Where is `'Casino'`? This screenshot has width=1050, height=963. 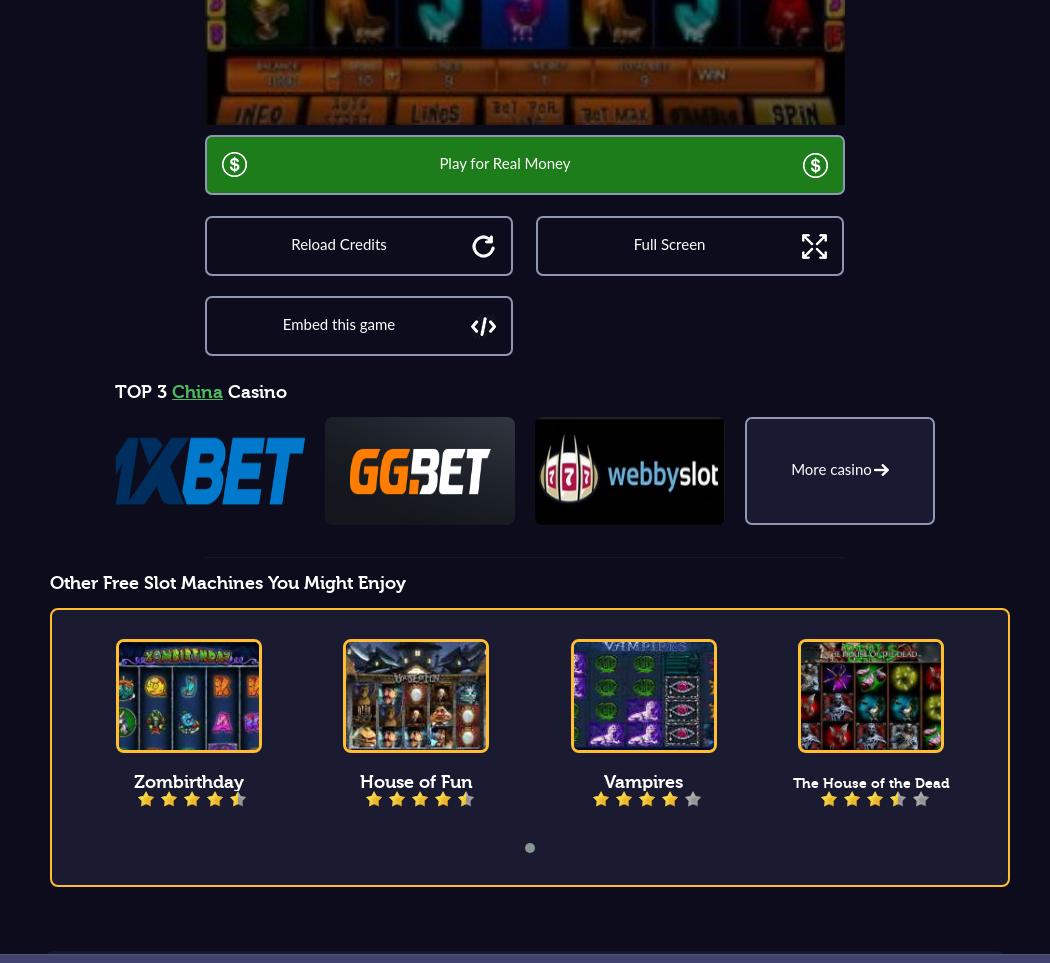
'Casino' is located at coordinates (222, 391).